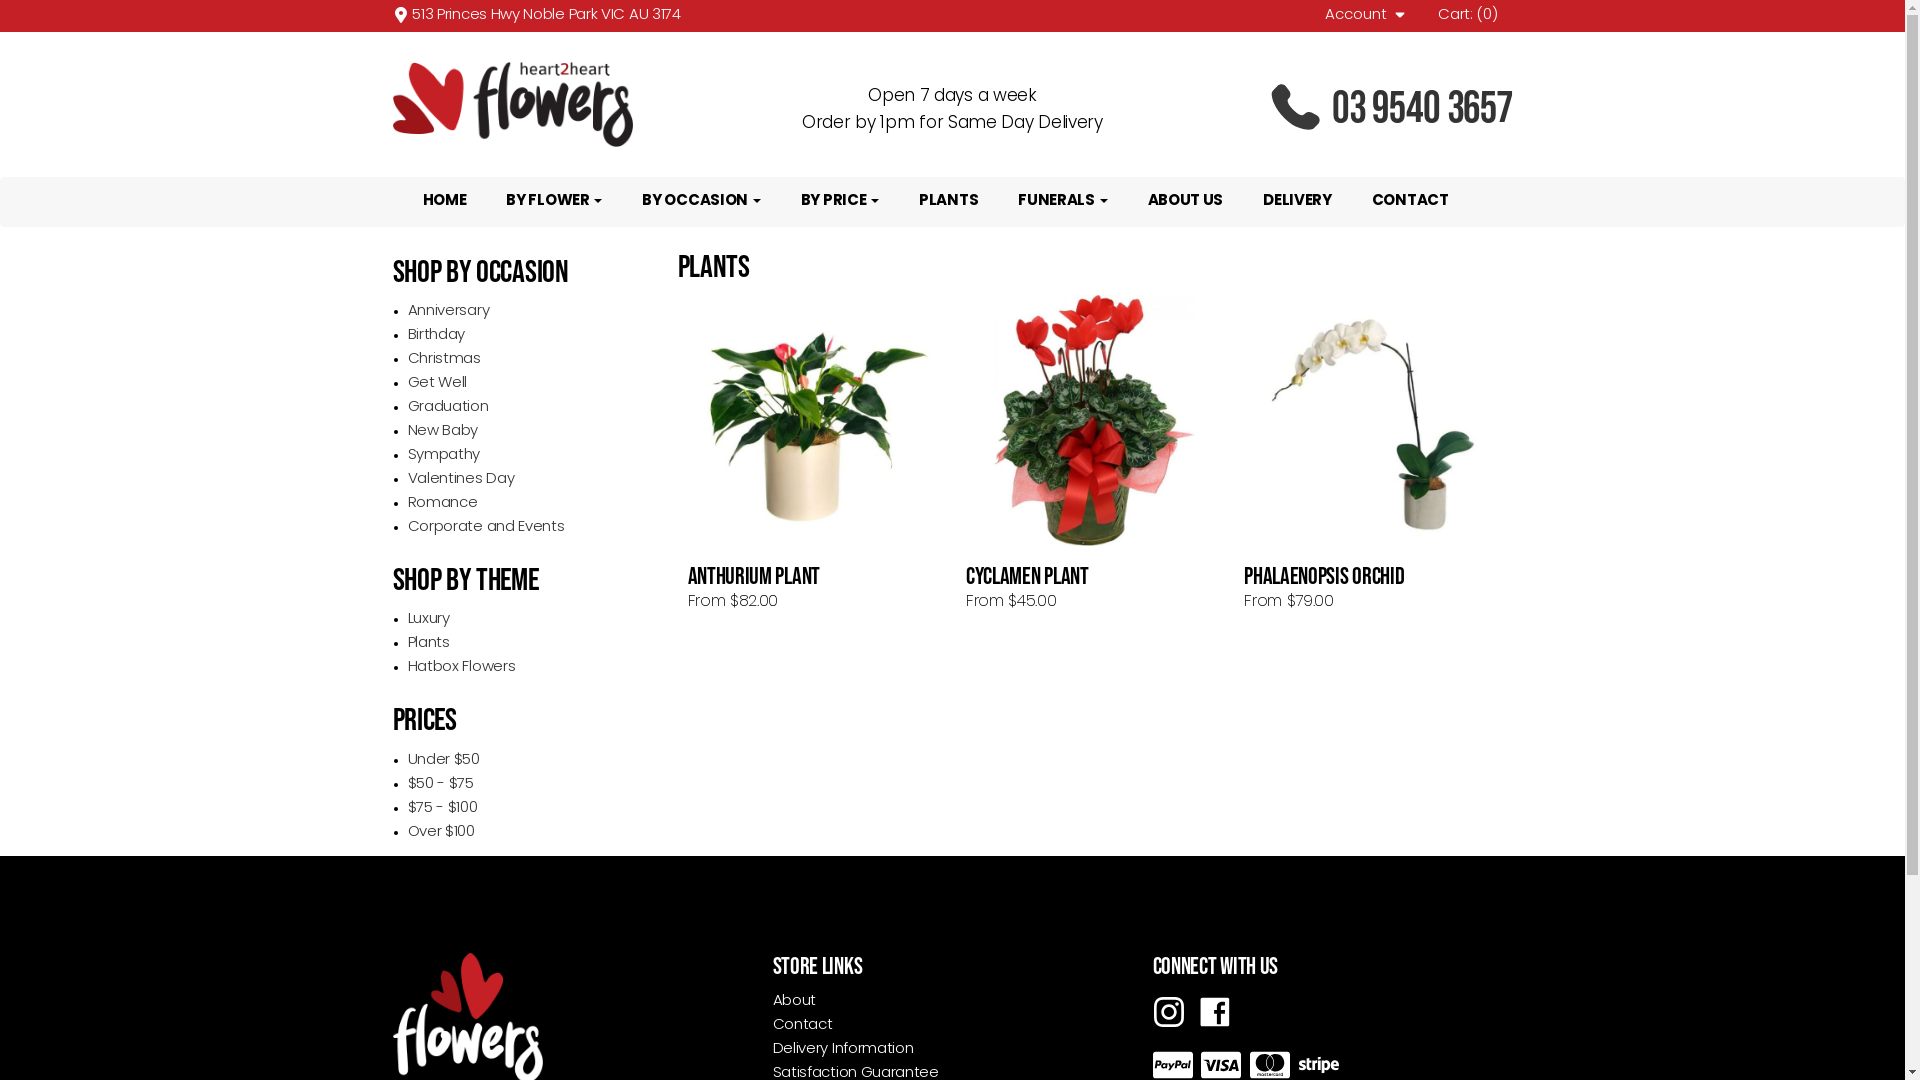  What do you see at coordinates (436, 383) in the screenshot?
I see `'Get Well'` at bounding box center [436, 383].